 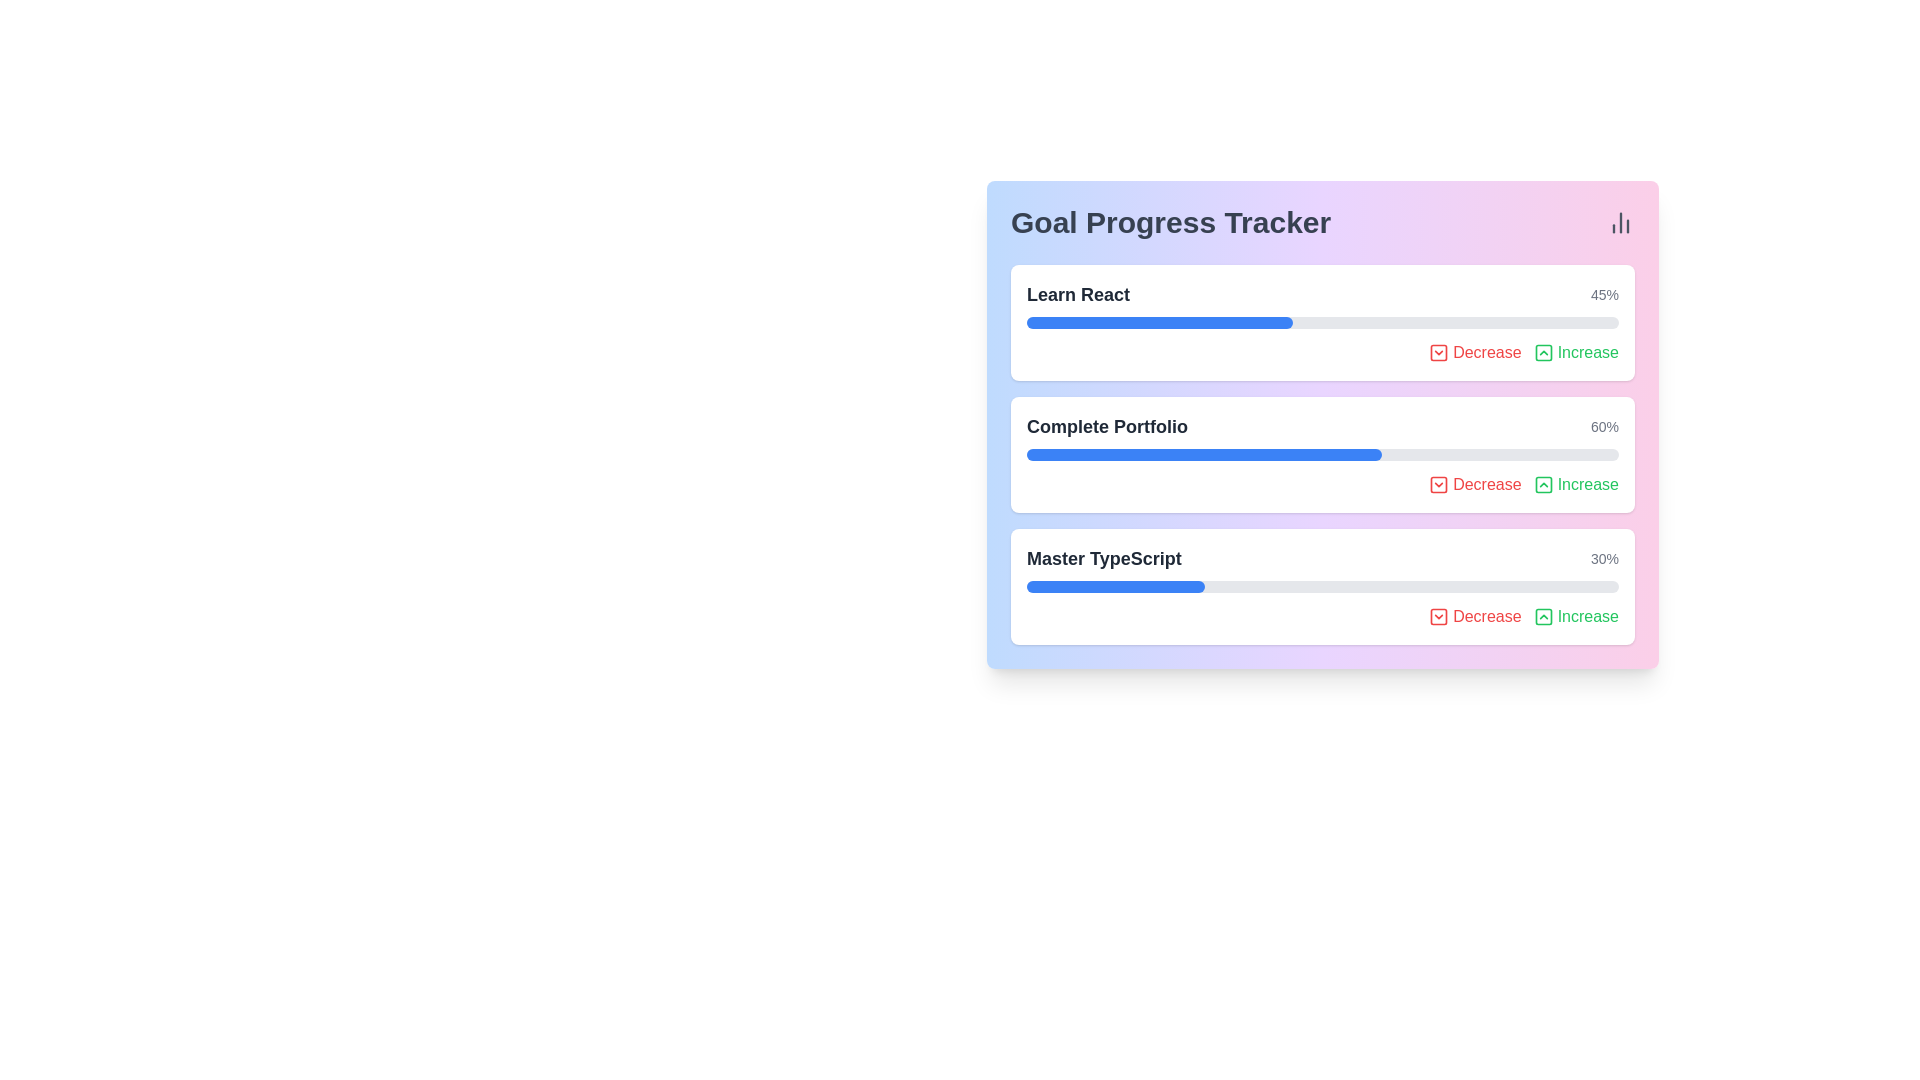 I want to click on the progress information displayed in the 'Complete Portfolio' element, which shows a progress percentage of '60%' in the Goal Progress Tracker, so click(x=1323, y=426).